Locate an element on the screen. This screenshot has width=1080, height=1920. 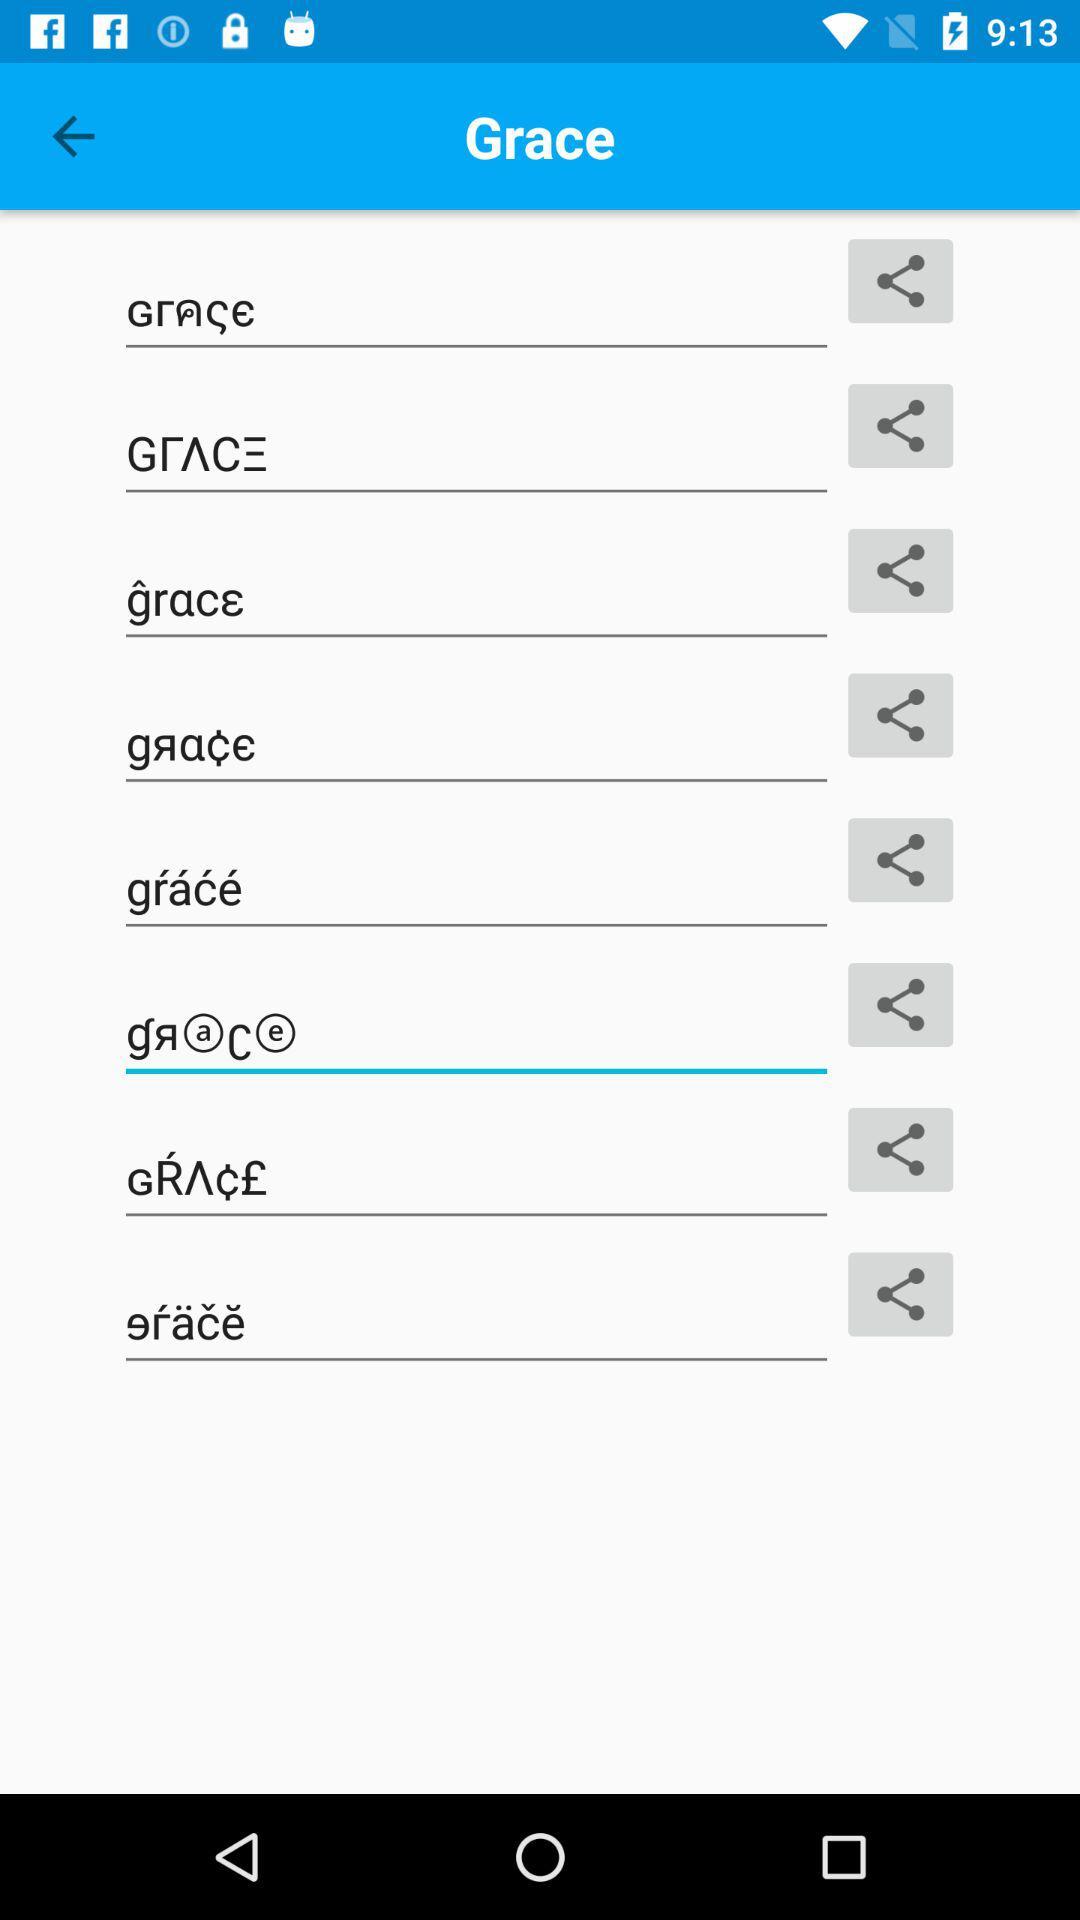
the share icon which is in the fifth line is located at coordinates (901, 860).